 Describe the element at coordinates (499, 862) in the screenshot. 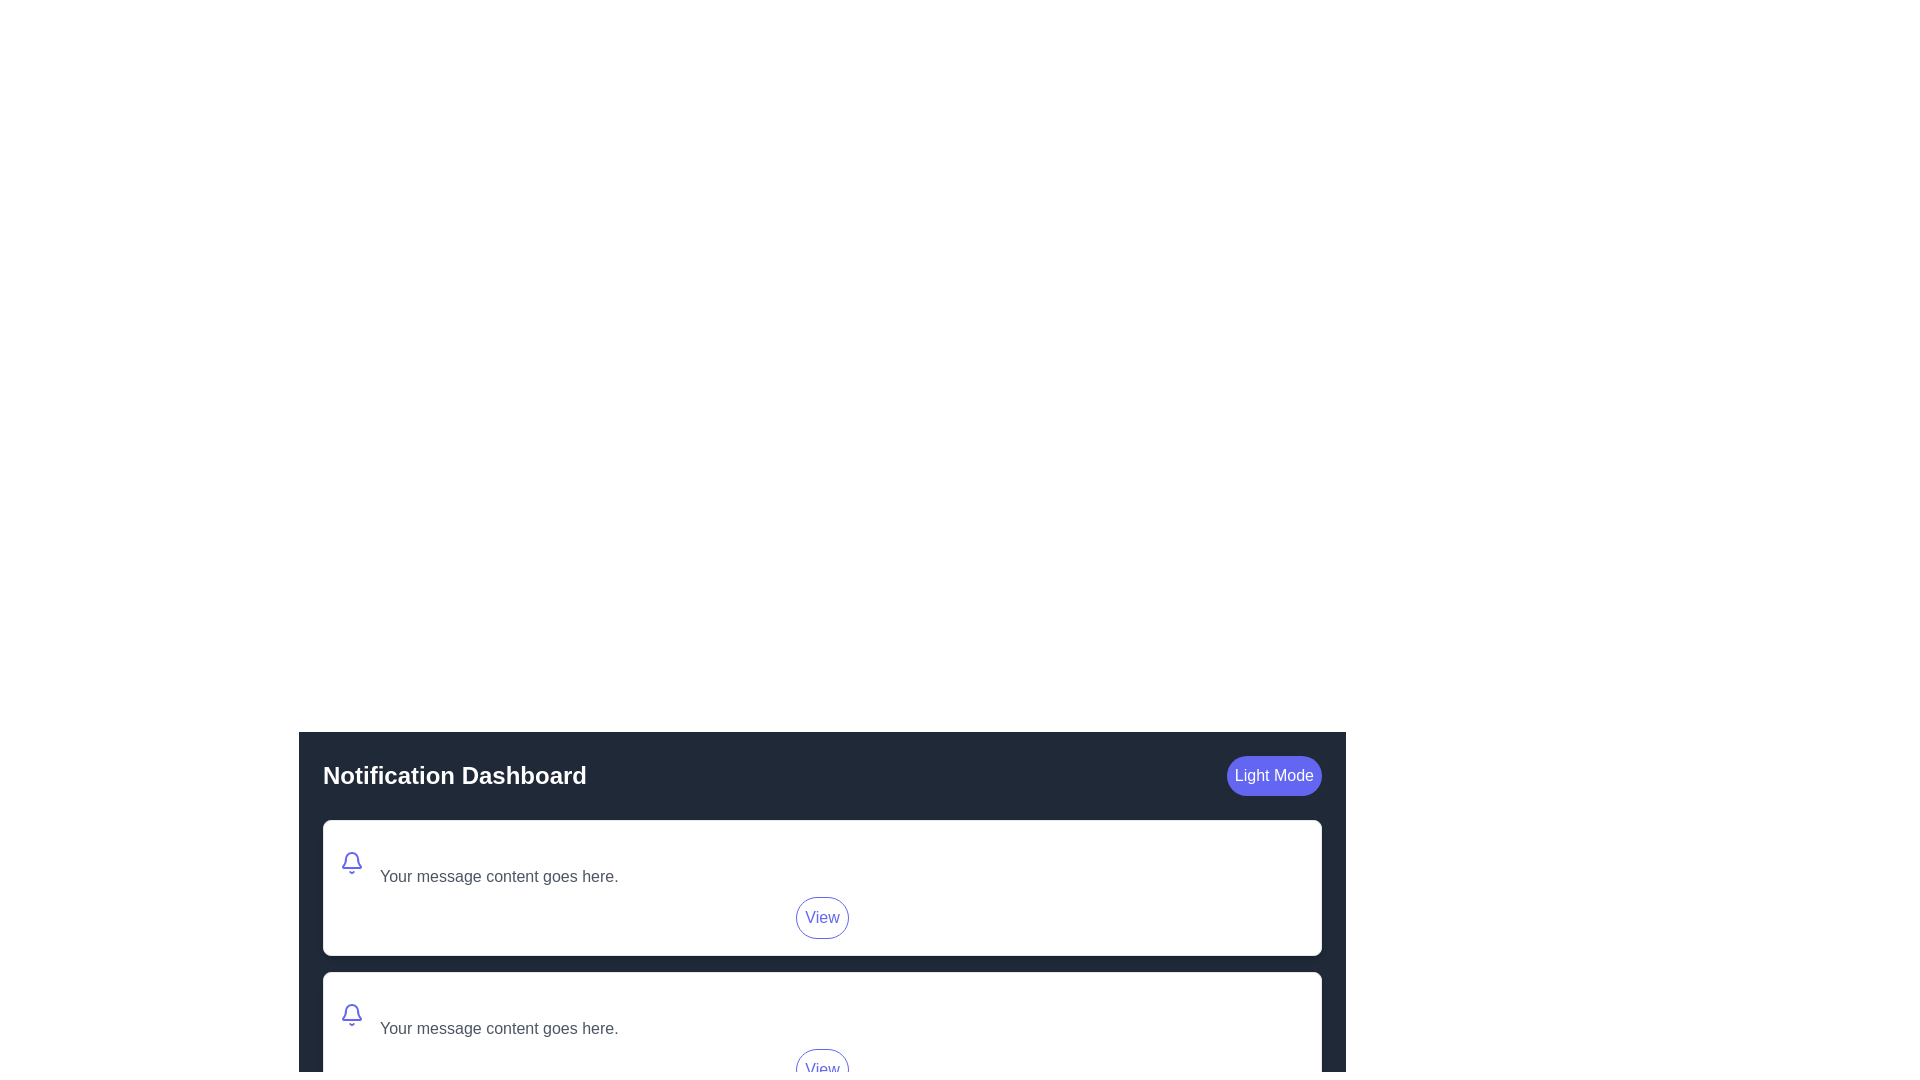

I see `the descriptive text element located centrally within the first notification card, beneath the title 'Notification 1' and to the right of the bell icon` at that location.